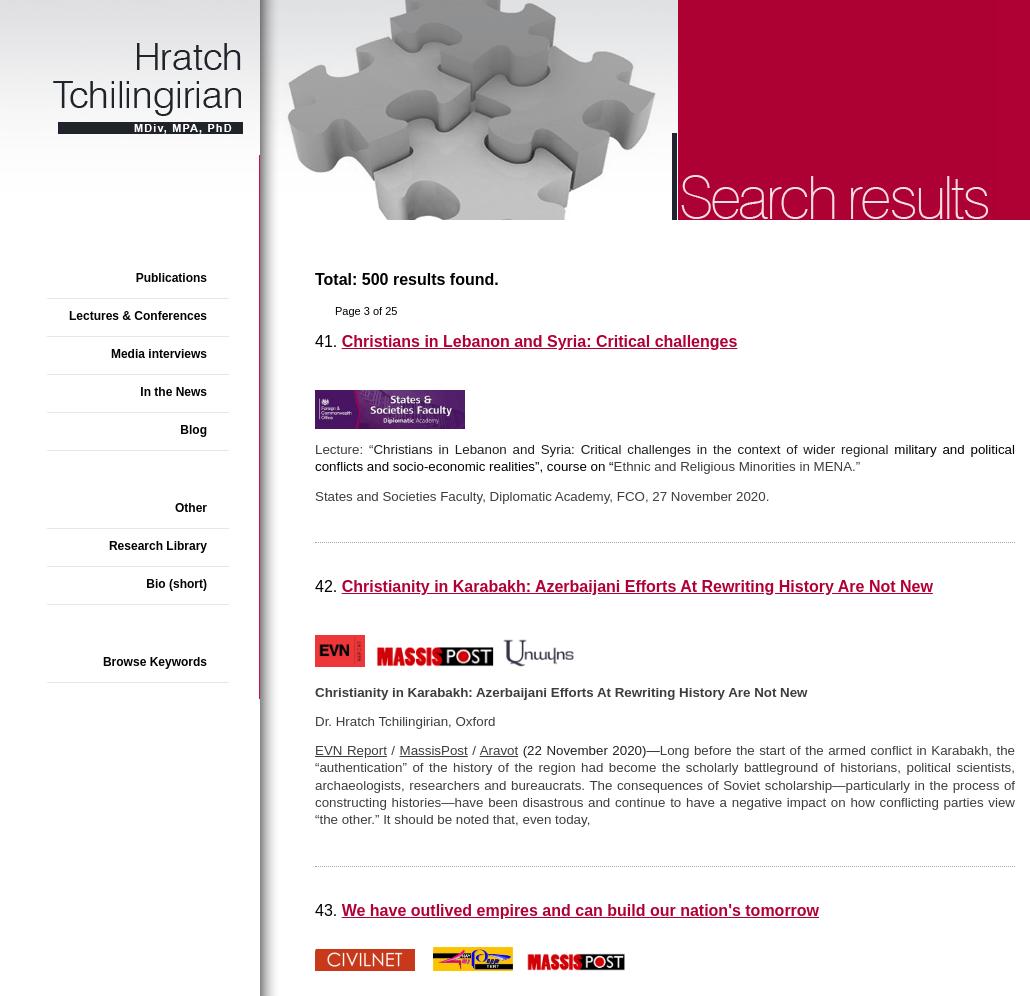  I want to click on 'Blog', so click(193, 429).